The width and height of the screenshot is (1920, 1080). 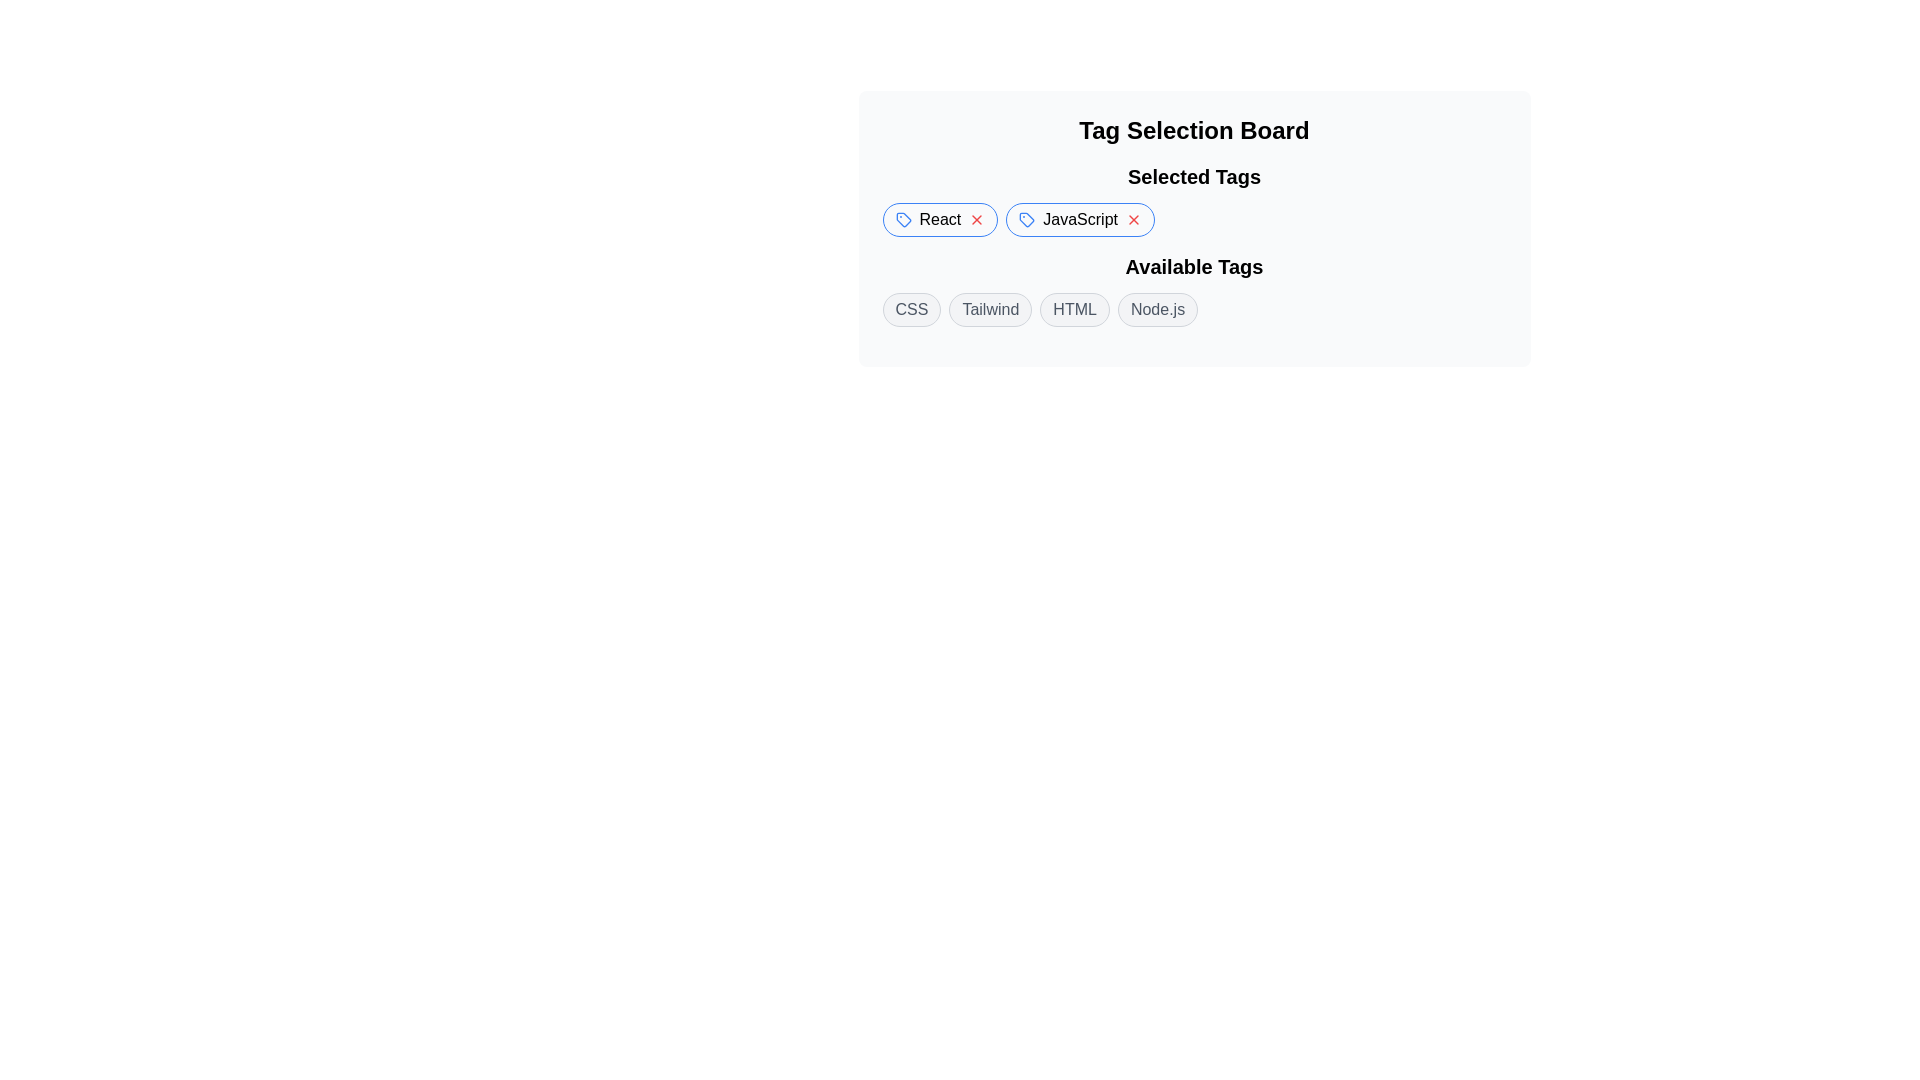 I want to click on the SVG icon representing the 'React' tag, which is the leftmost component of the 'React' tag button, so click(x=902, y=219).